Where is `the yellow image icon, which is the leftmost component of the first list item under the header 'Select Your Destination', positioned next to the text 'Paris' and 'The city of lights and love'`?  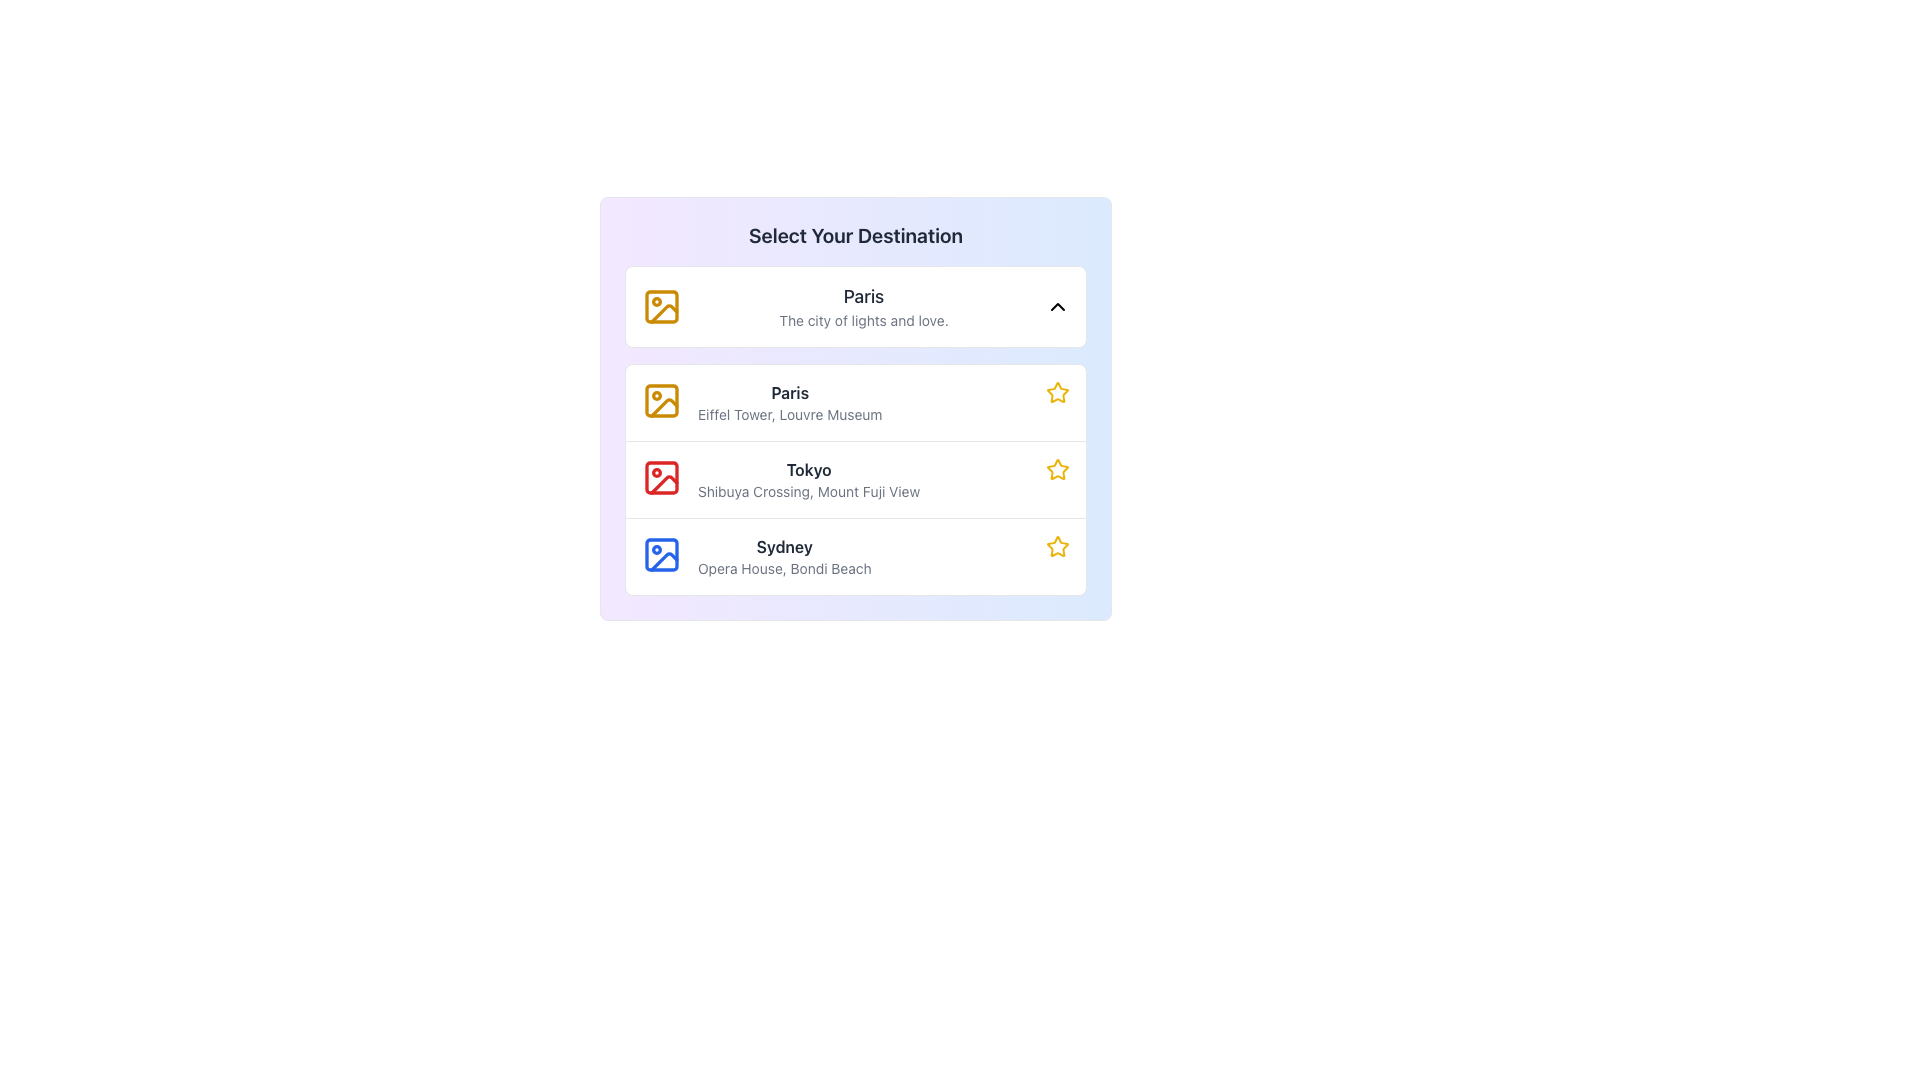
the yellow image icon, which is the leftmost component of the first list item under the header 'Select Your Destination', positioned next to the text 'Paris' and 'The city of lights and love' is located at coordinates (662, 307).